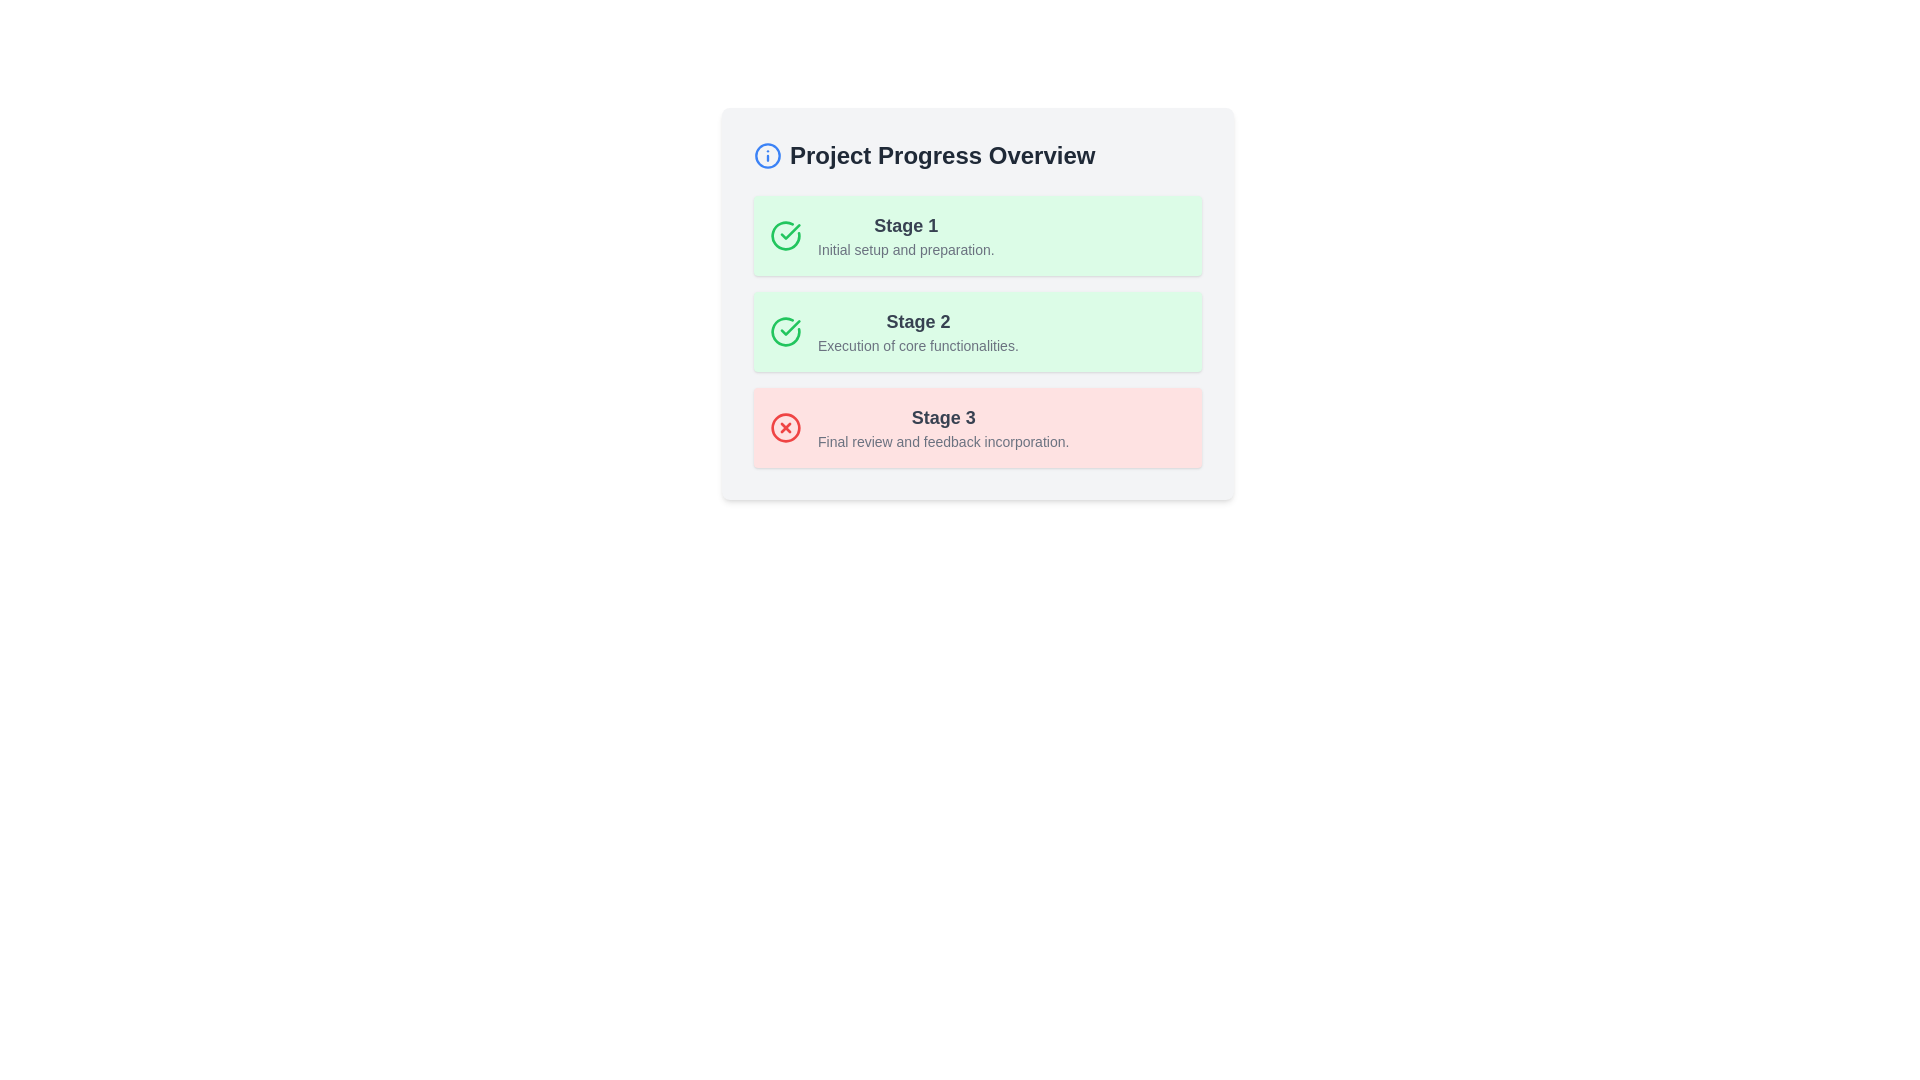  Describe the element at coordinates (905, 249) in the screenshot. I see `the text label that provides a summary of the tasks associated with 'Stage 1' in the project progress pipeline, positioned below the 'Stage 1' header in the first card` at that location.